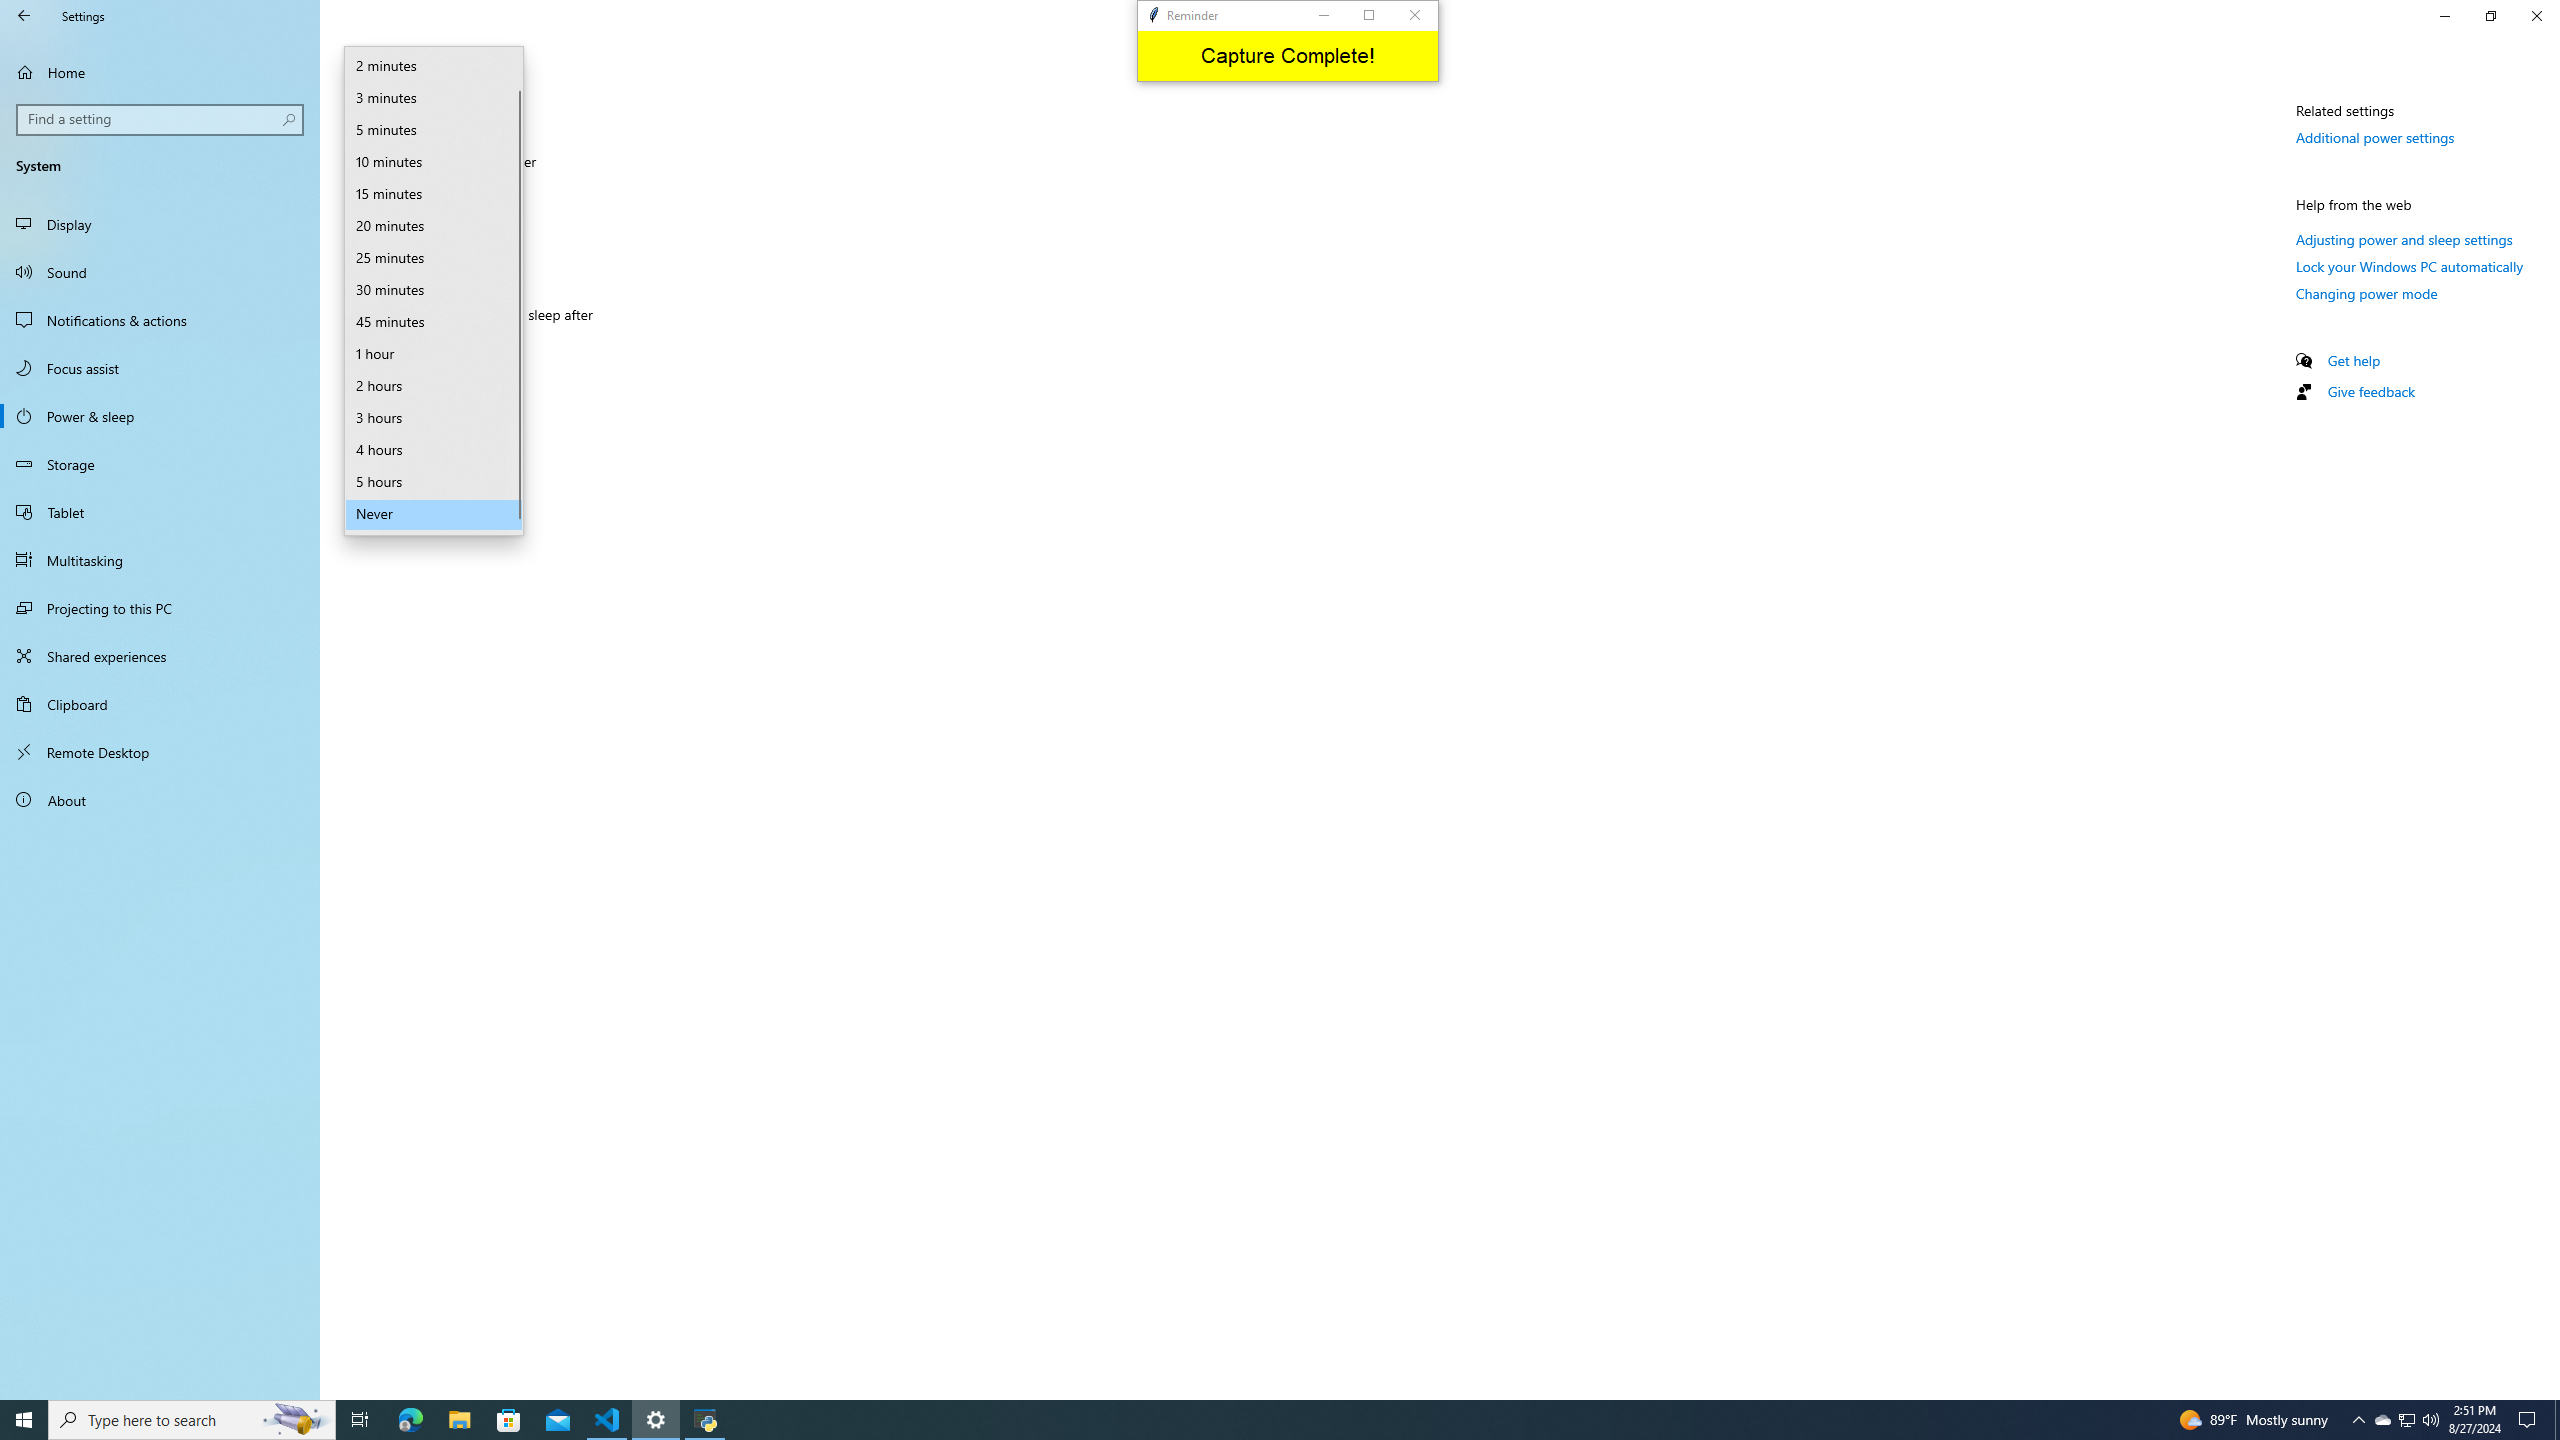 Image resolution: width=2560 pixels, height=1440 pixels. What do you see at coordinates (432, 195) in the screenshot?
I see `'15 minutes'` at bounding box center [432, 195].